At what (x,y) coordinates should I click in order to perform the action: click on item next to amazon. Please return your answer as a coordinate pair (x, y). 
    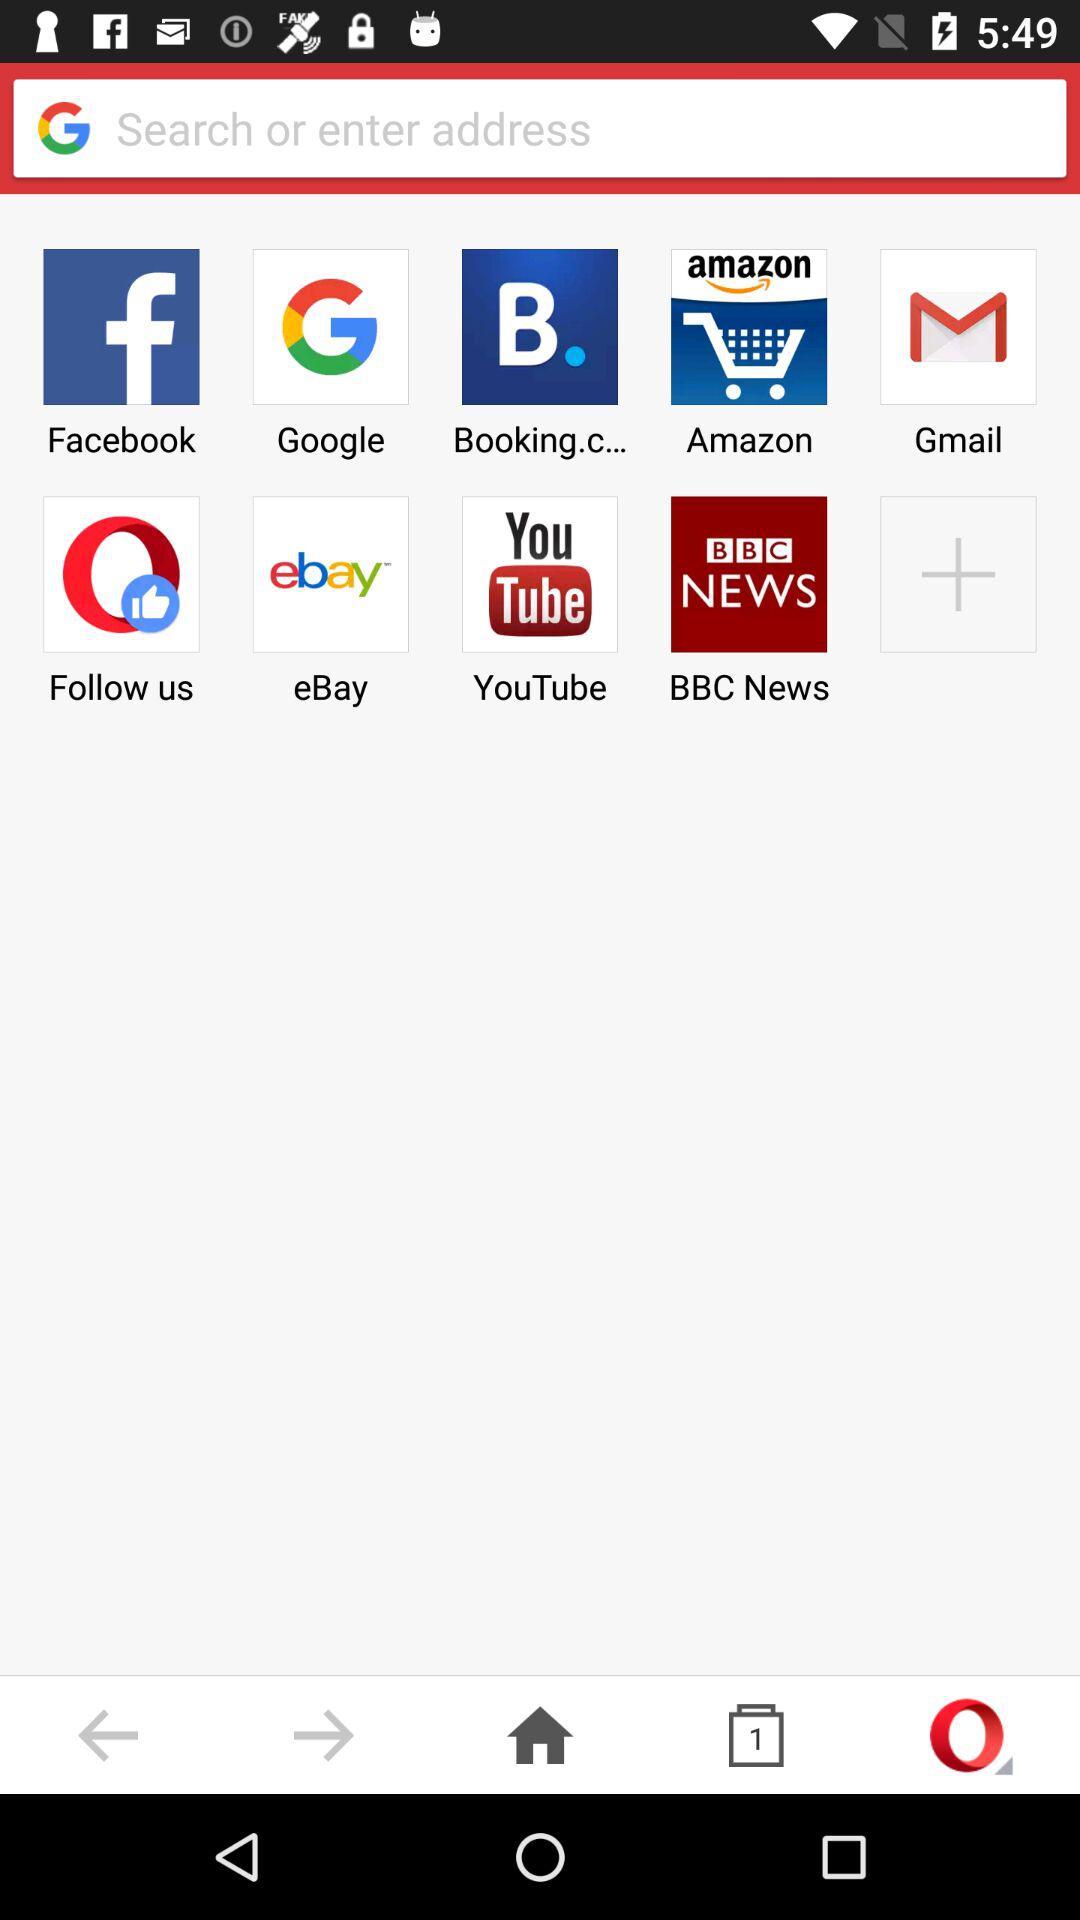
    Looking at the image, I should click on (540, 346).